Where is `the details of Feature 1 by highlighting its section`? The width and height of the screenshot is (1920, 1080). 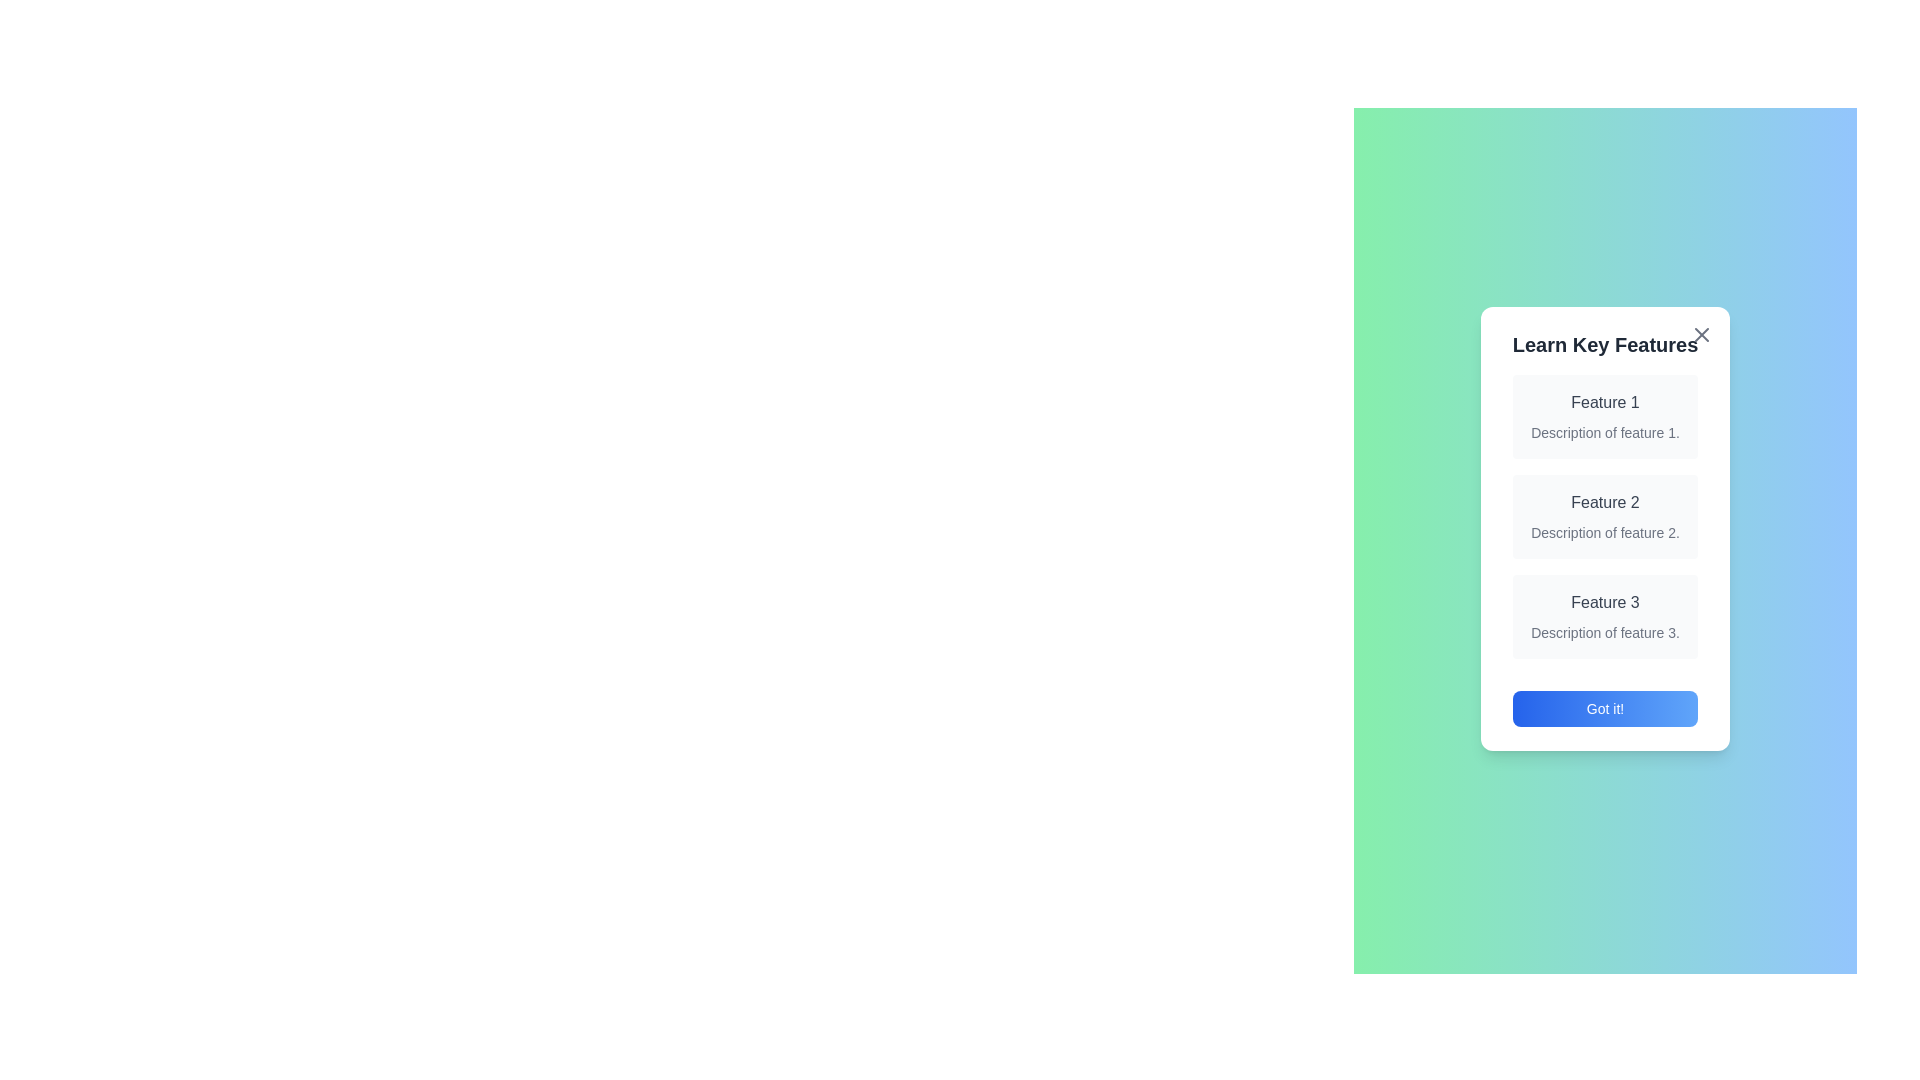
the details of Feature 1 by highlighting its section is located at coordinates (1604, 415).